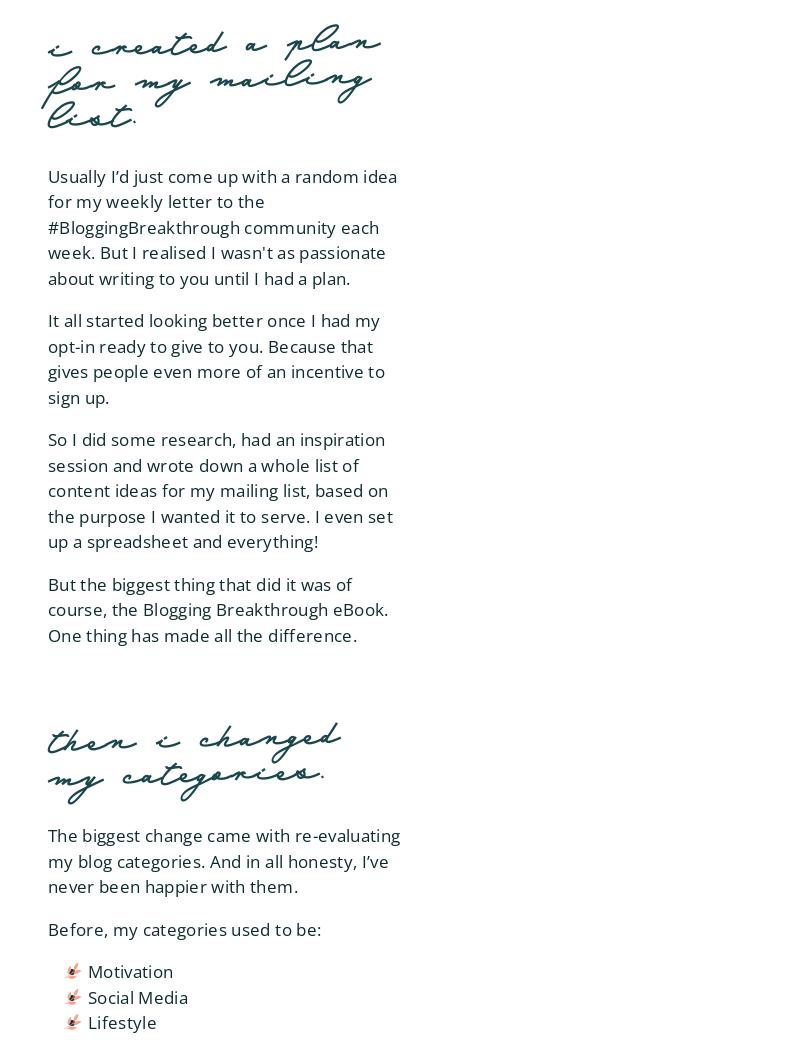  I want to click on 'So I did some research, had an inspiration session and wrote down a whole list of content ideas for my mailing list, based on the purpose I wanted it to serve. I even set up a spreadsheet and everything!', so click(220, 490).